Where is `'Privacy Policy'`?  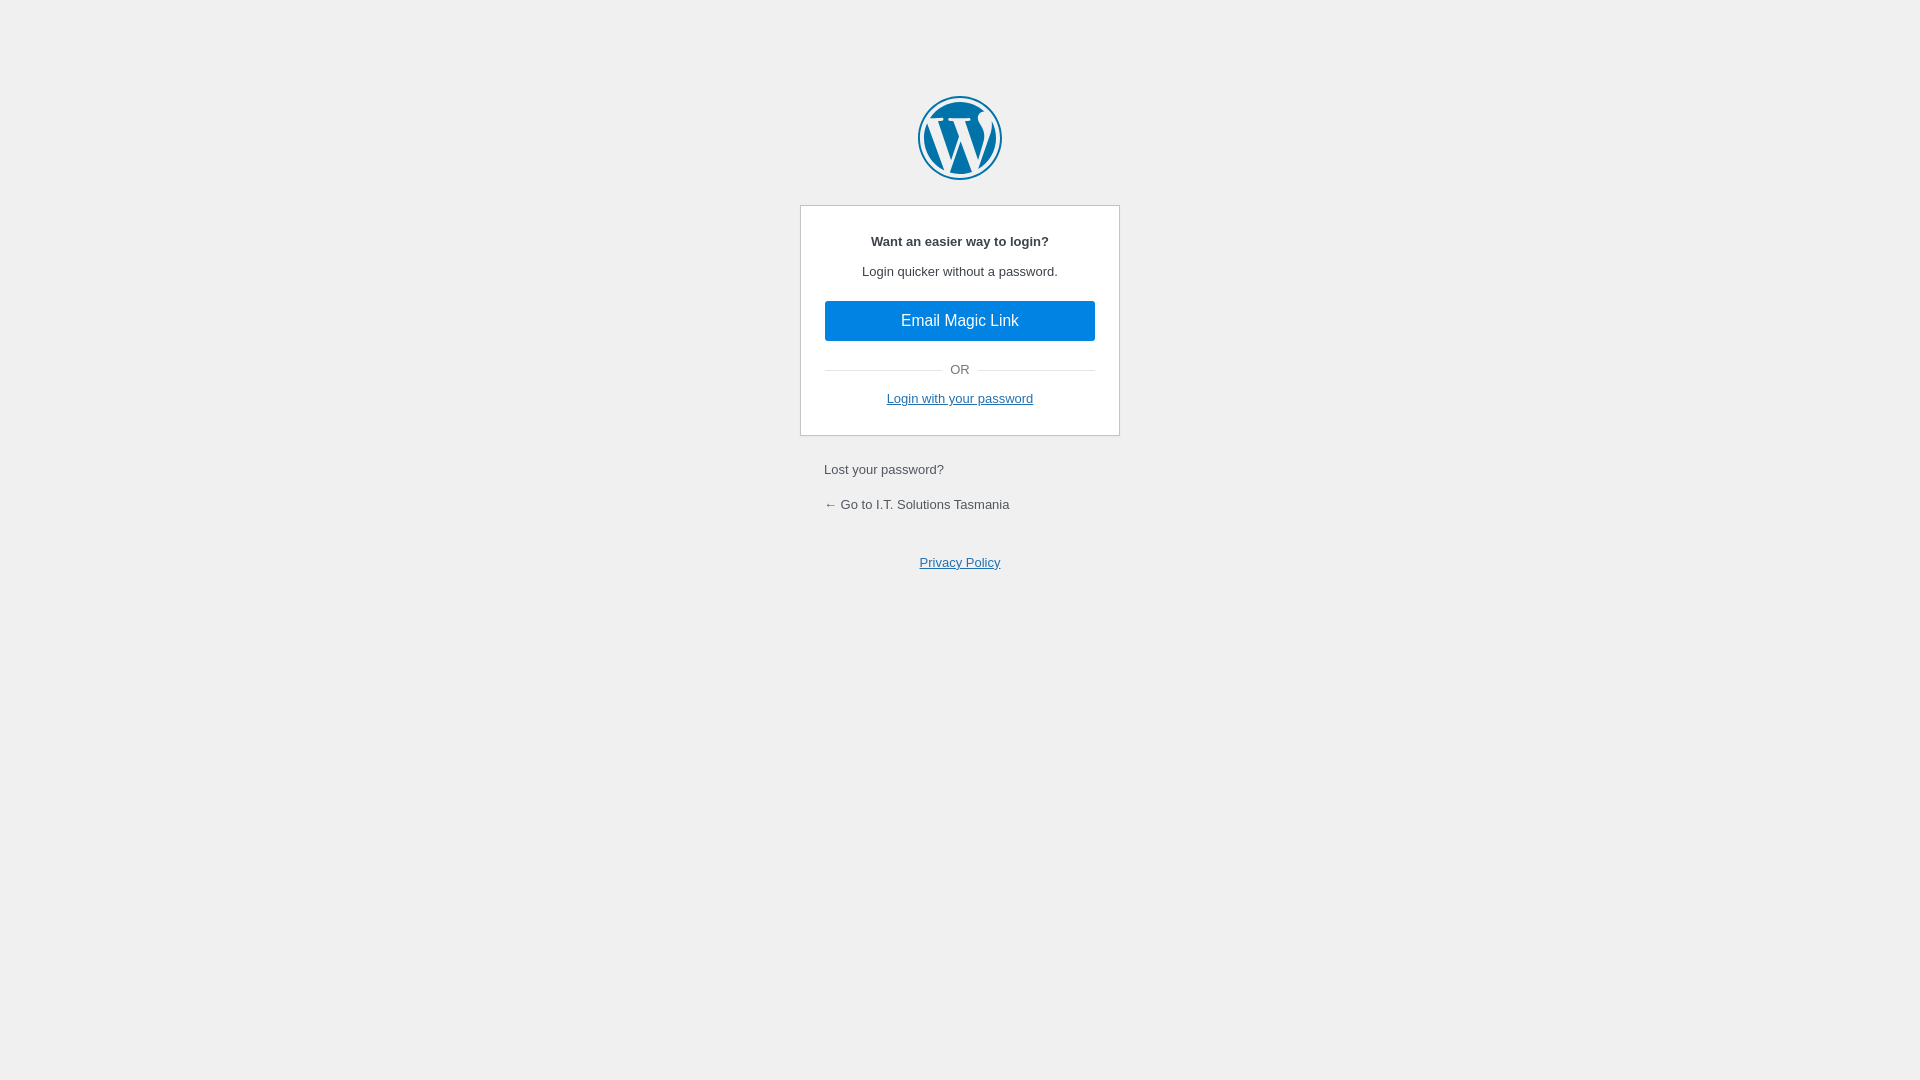 'Privacy Policy' is located at coordinates (960, 562).